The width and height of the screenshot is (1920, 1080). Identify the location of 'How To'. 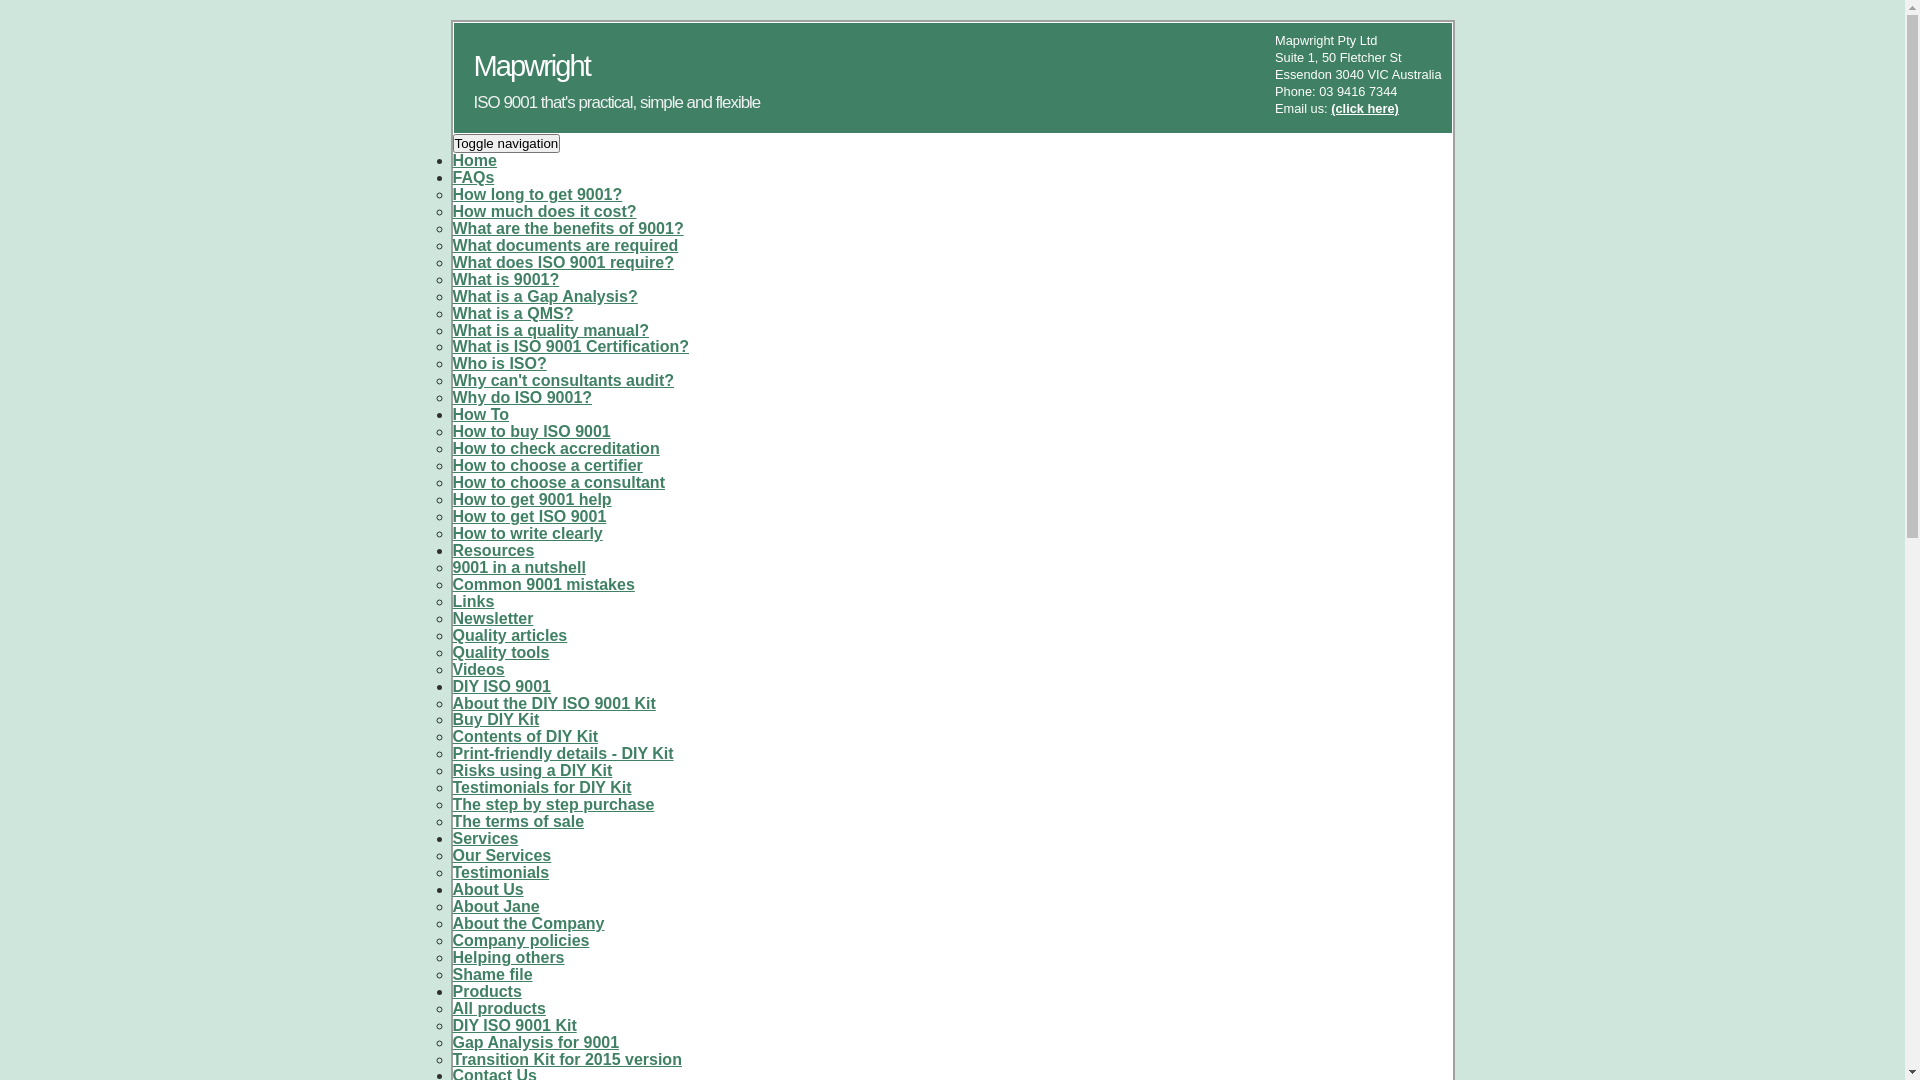
(480, 413).